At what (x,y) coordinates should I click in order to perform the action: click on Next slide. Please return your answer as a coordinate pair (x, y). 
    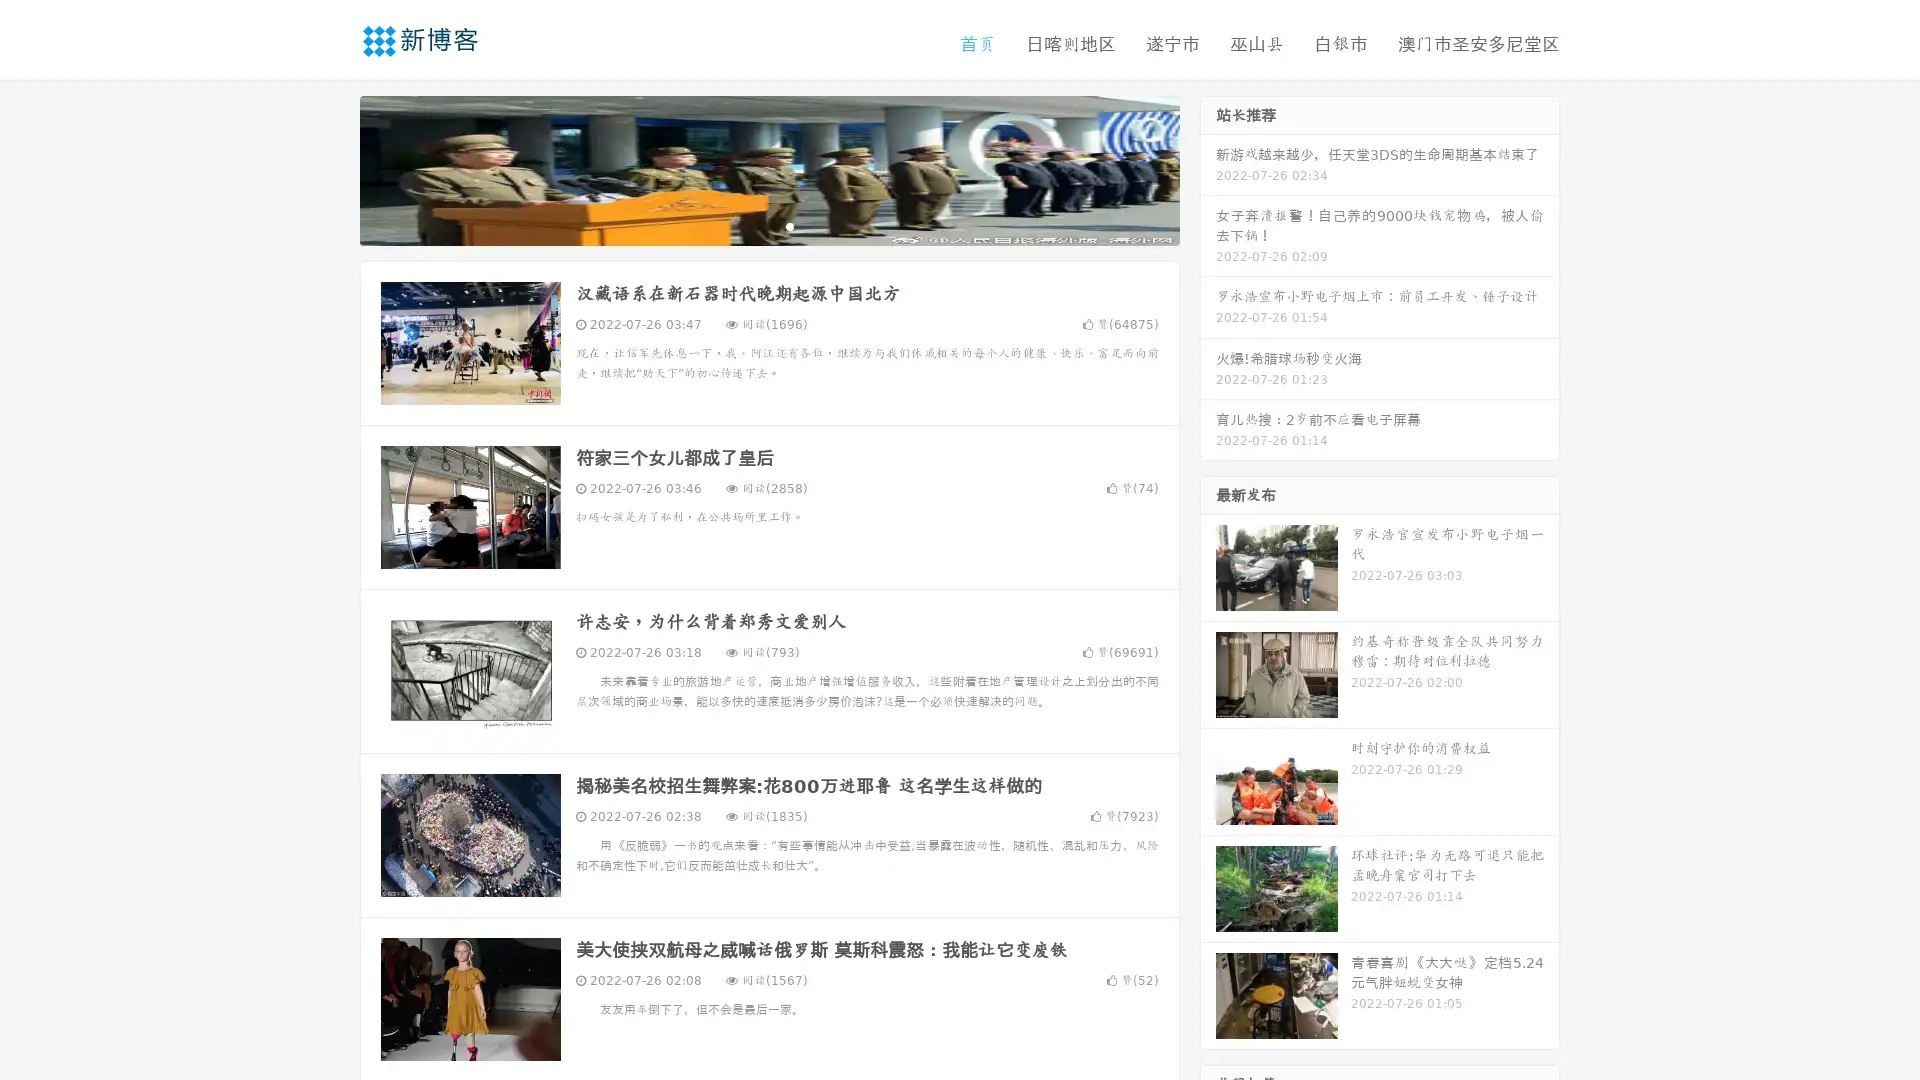
    Looking at the image, I should click on (1208, 168).